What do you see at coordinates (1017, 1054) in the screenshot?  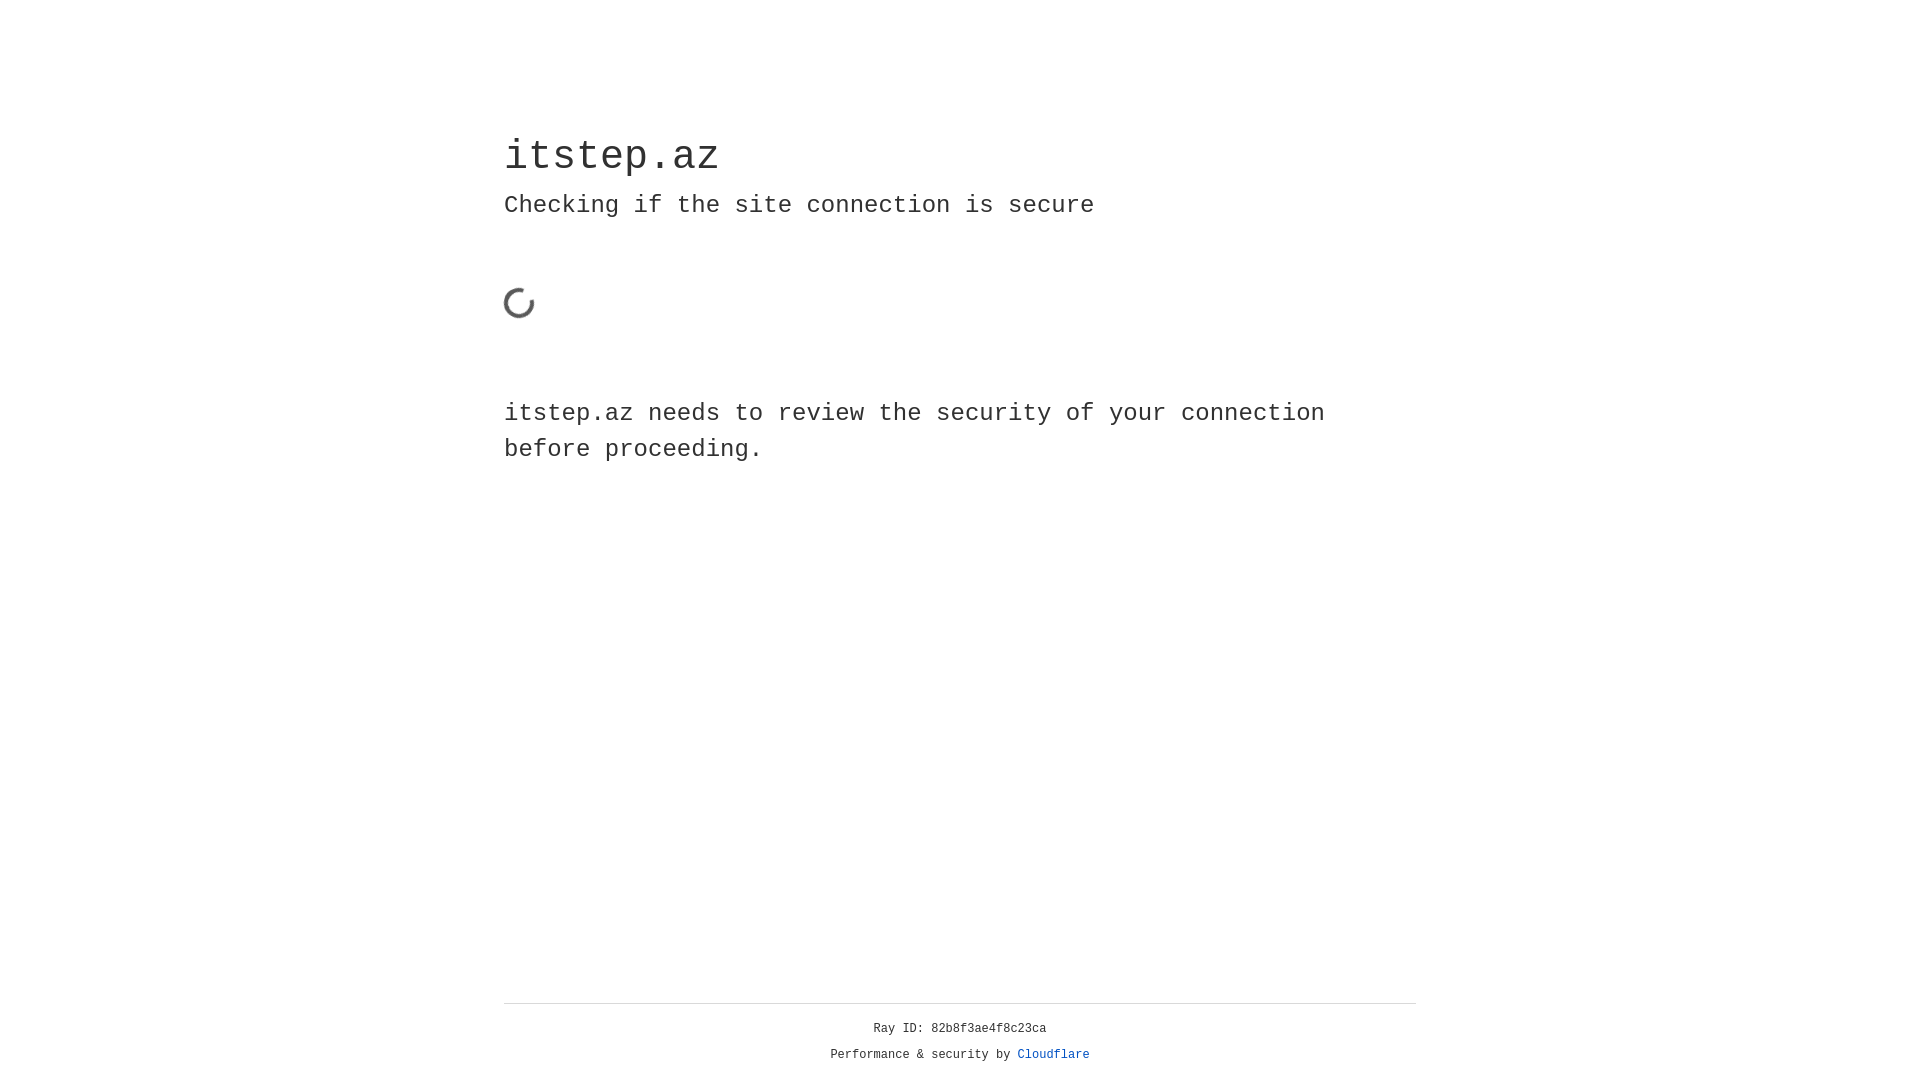 I see `'Cloudflare'` at bounding box center [1017, 1054].